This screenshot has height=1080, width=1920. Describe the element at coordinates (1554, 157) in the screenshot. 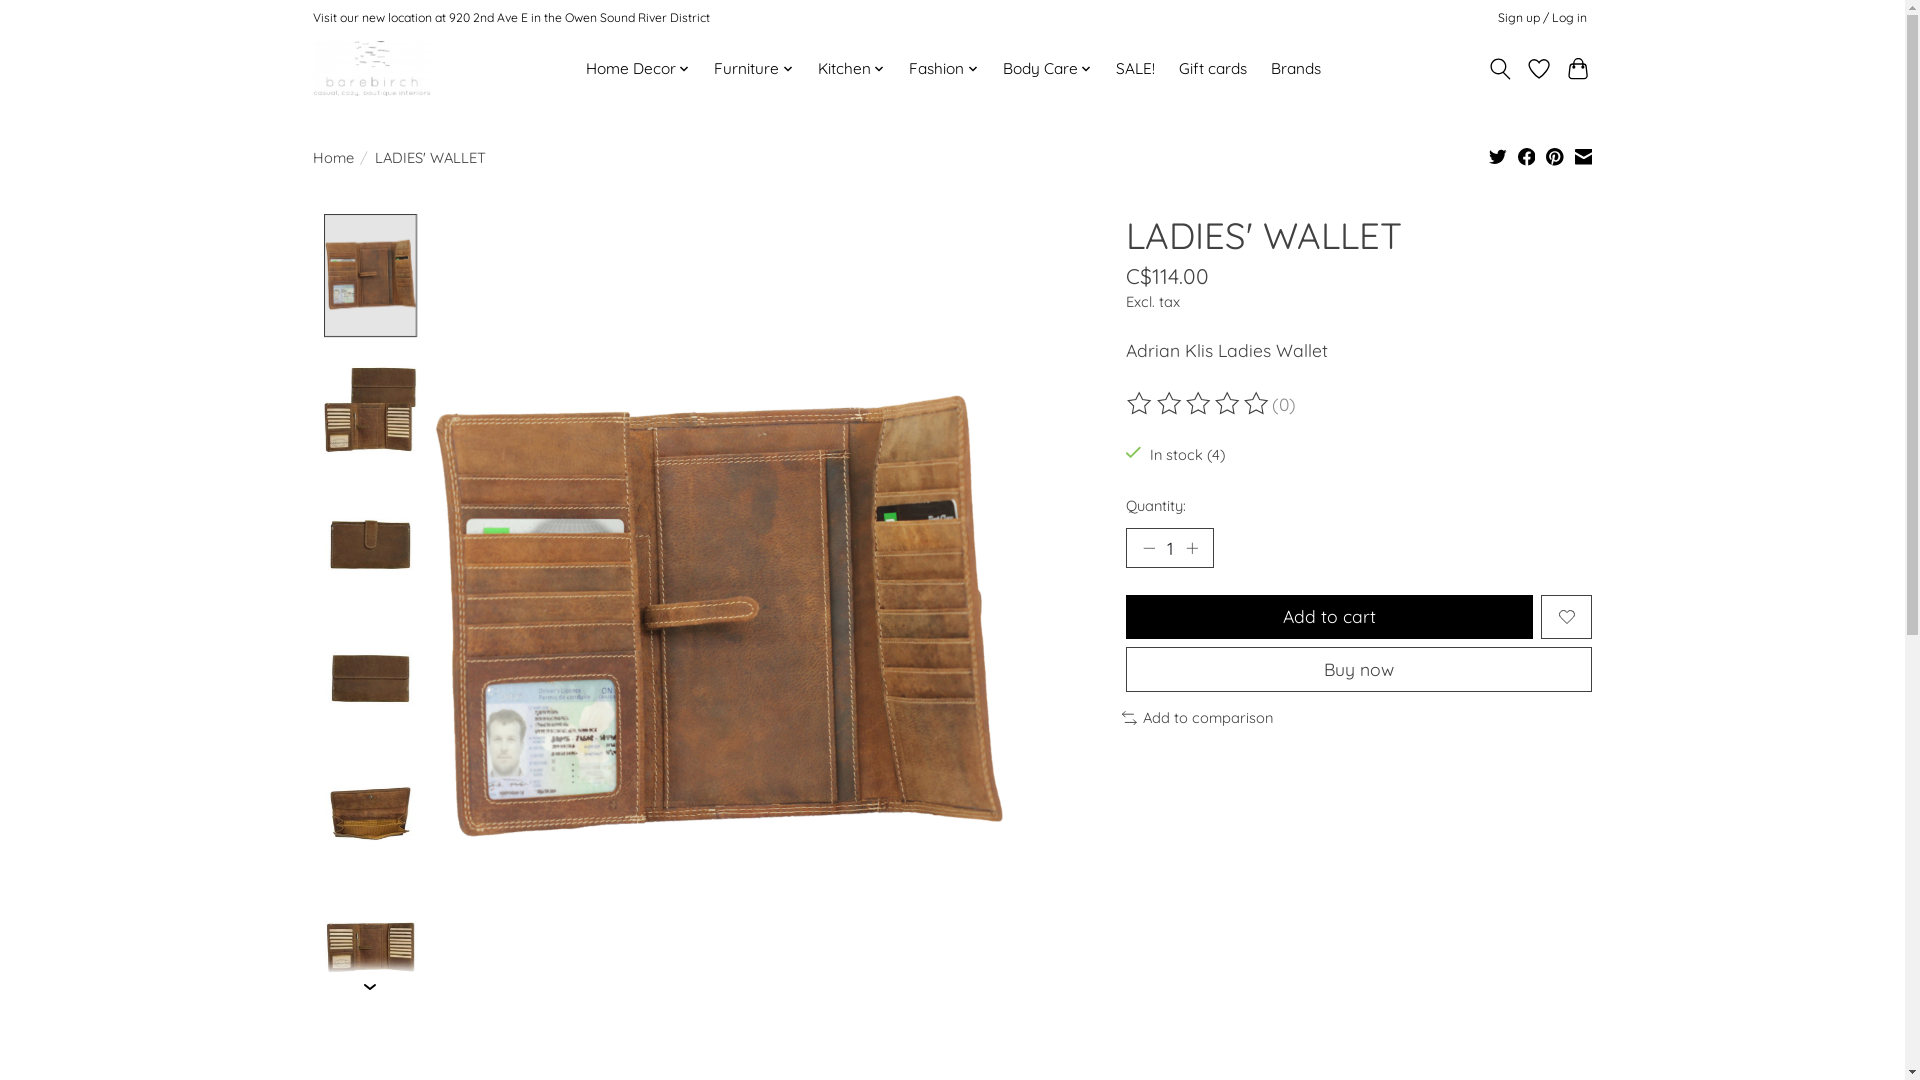

I see `'Share on Pinterest'` at that location.